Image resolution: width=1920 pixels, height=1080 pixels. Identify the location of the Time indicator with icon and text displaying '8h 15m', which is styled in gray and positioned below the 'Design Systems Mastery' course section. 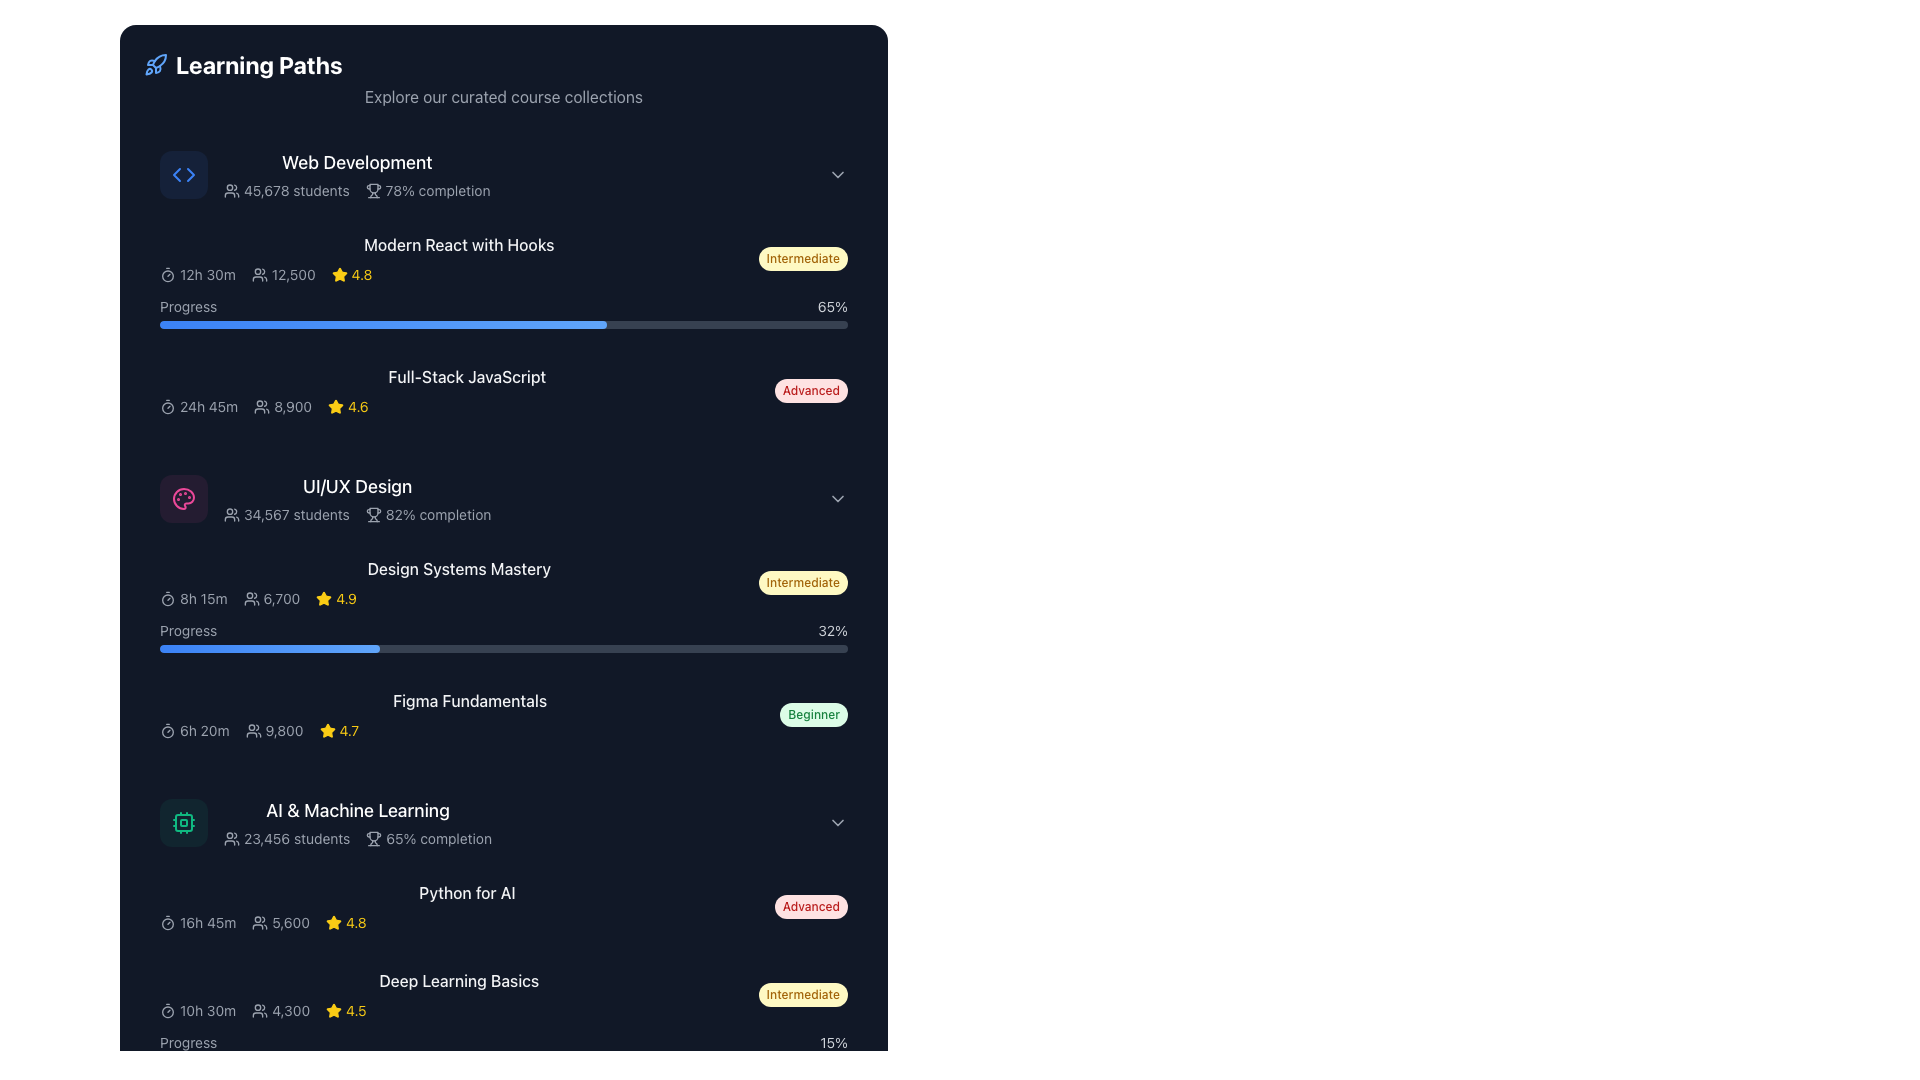
(193, 597).